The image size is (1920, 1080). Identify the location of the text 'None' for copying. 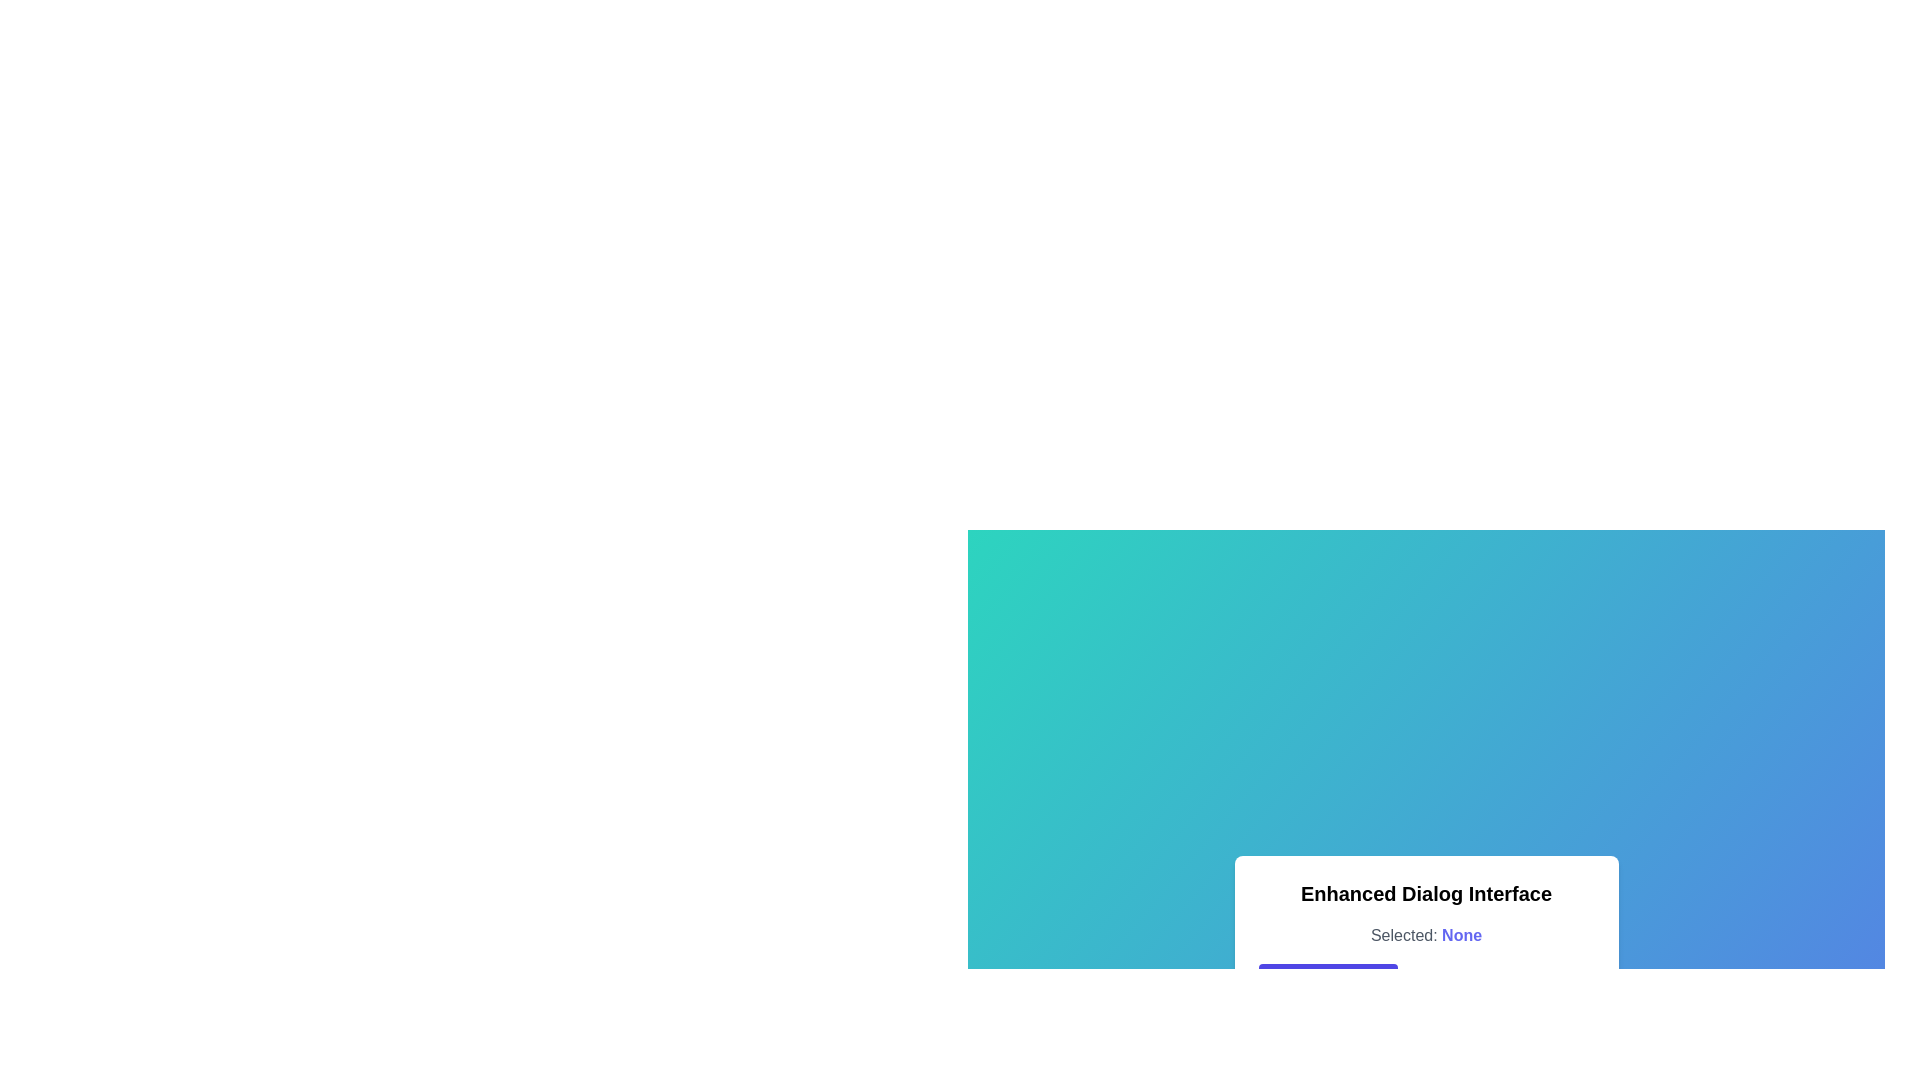
(1462, 936).